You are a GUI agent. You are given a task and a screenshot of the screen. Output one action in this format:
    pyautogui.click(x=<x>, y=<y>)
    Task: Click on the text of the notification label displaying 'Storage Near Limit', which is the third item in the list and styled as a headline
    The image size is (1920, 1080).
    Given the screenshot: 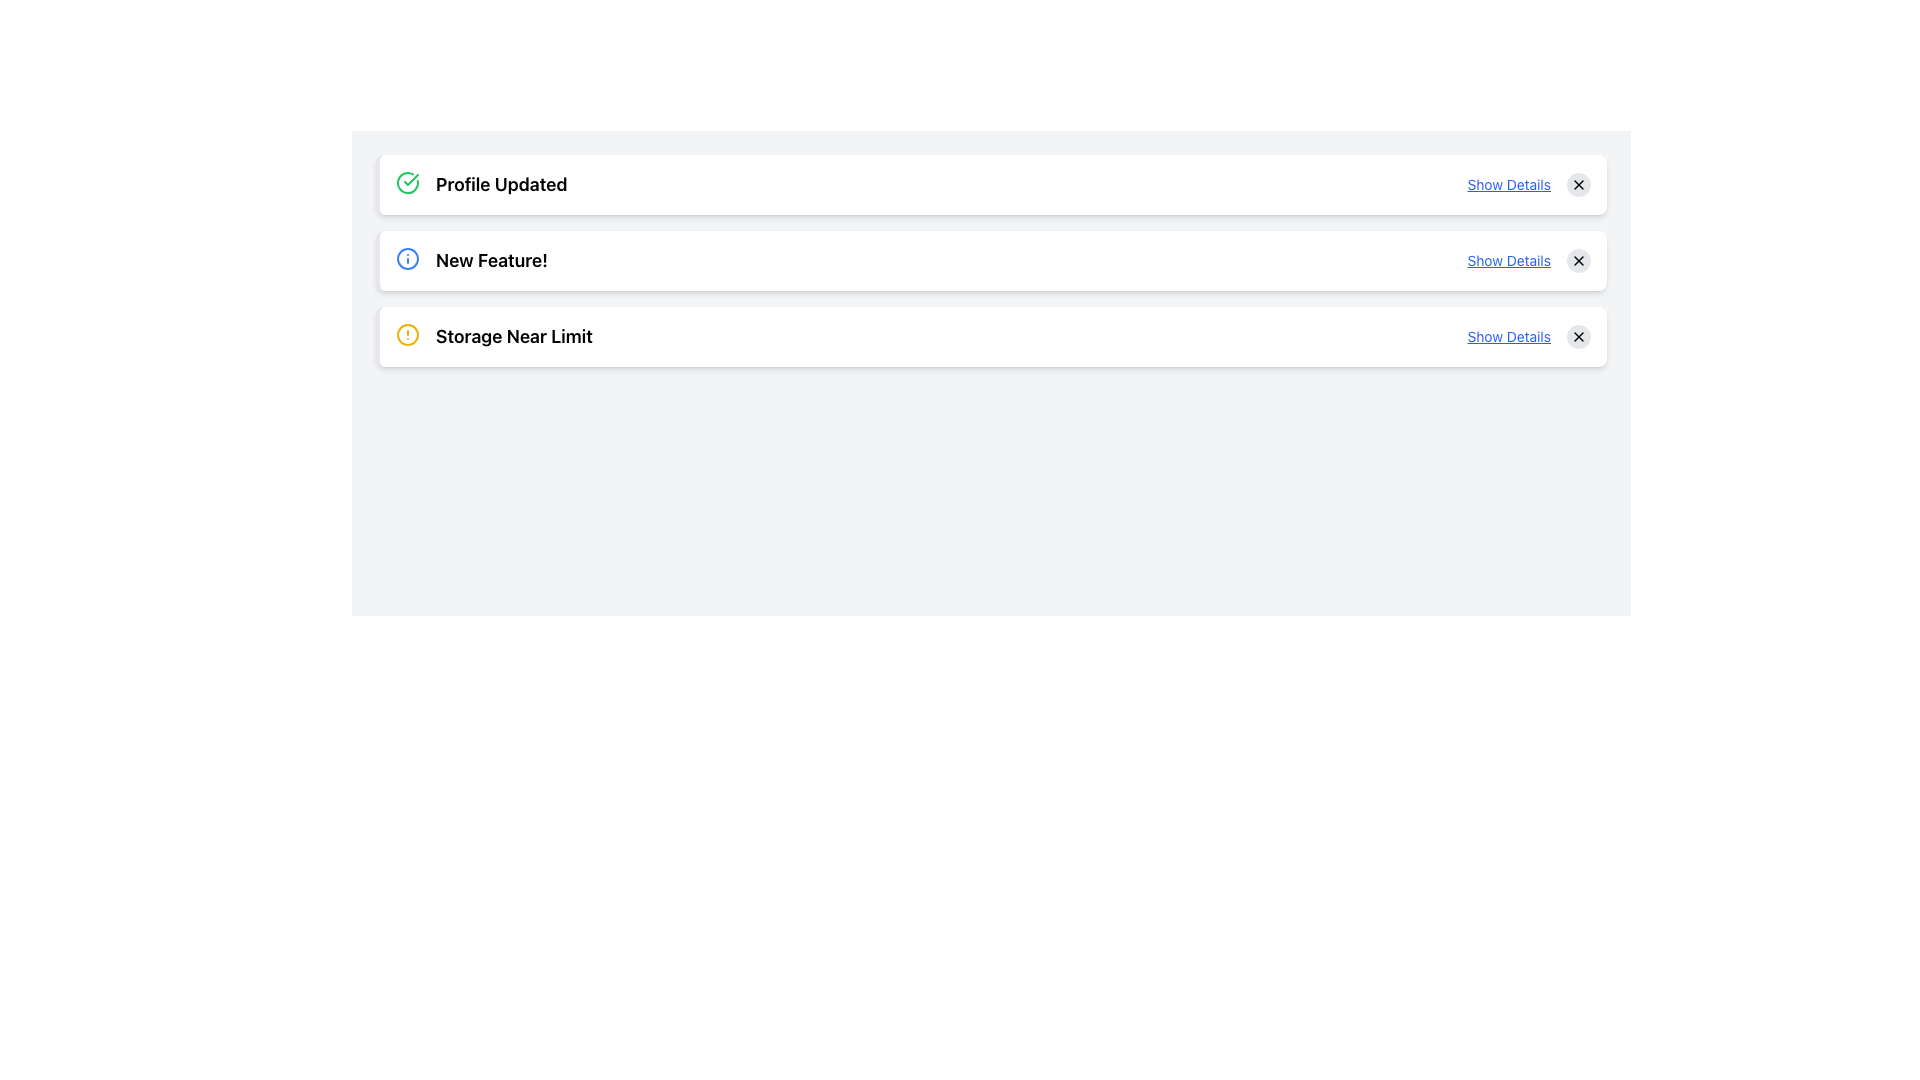 What is the action you would take?
    pyautogui.click(x=514, y=335)
    